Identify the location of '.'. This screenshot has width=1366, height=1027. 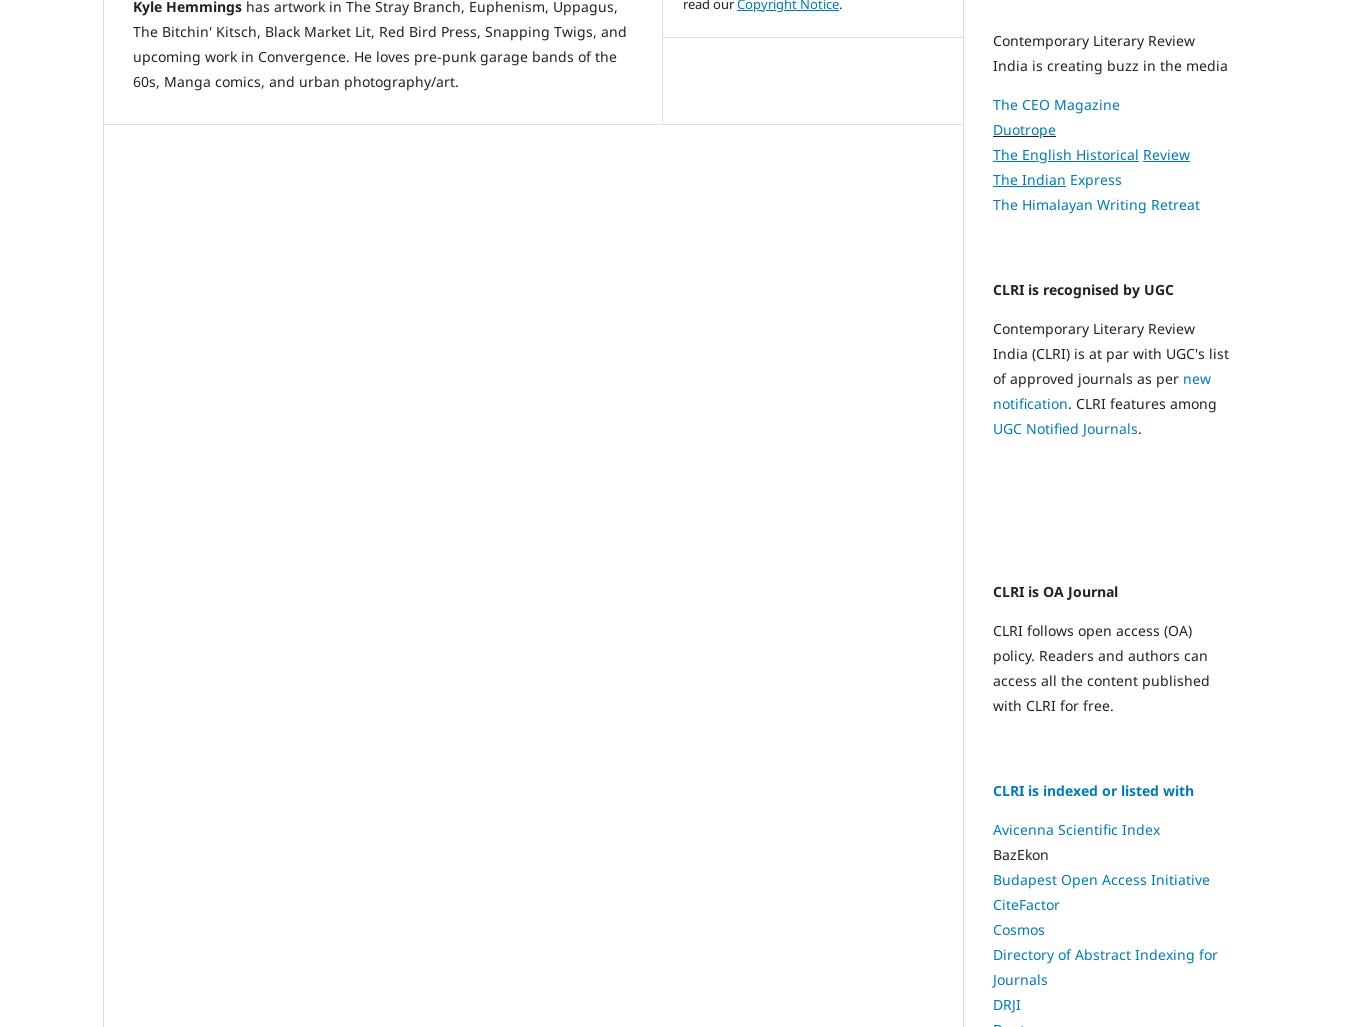
(1140, 427).